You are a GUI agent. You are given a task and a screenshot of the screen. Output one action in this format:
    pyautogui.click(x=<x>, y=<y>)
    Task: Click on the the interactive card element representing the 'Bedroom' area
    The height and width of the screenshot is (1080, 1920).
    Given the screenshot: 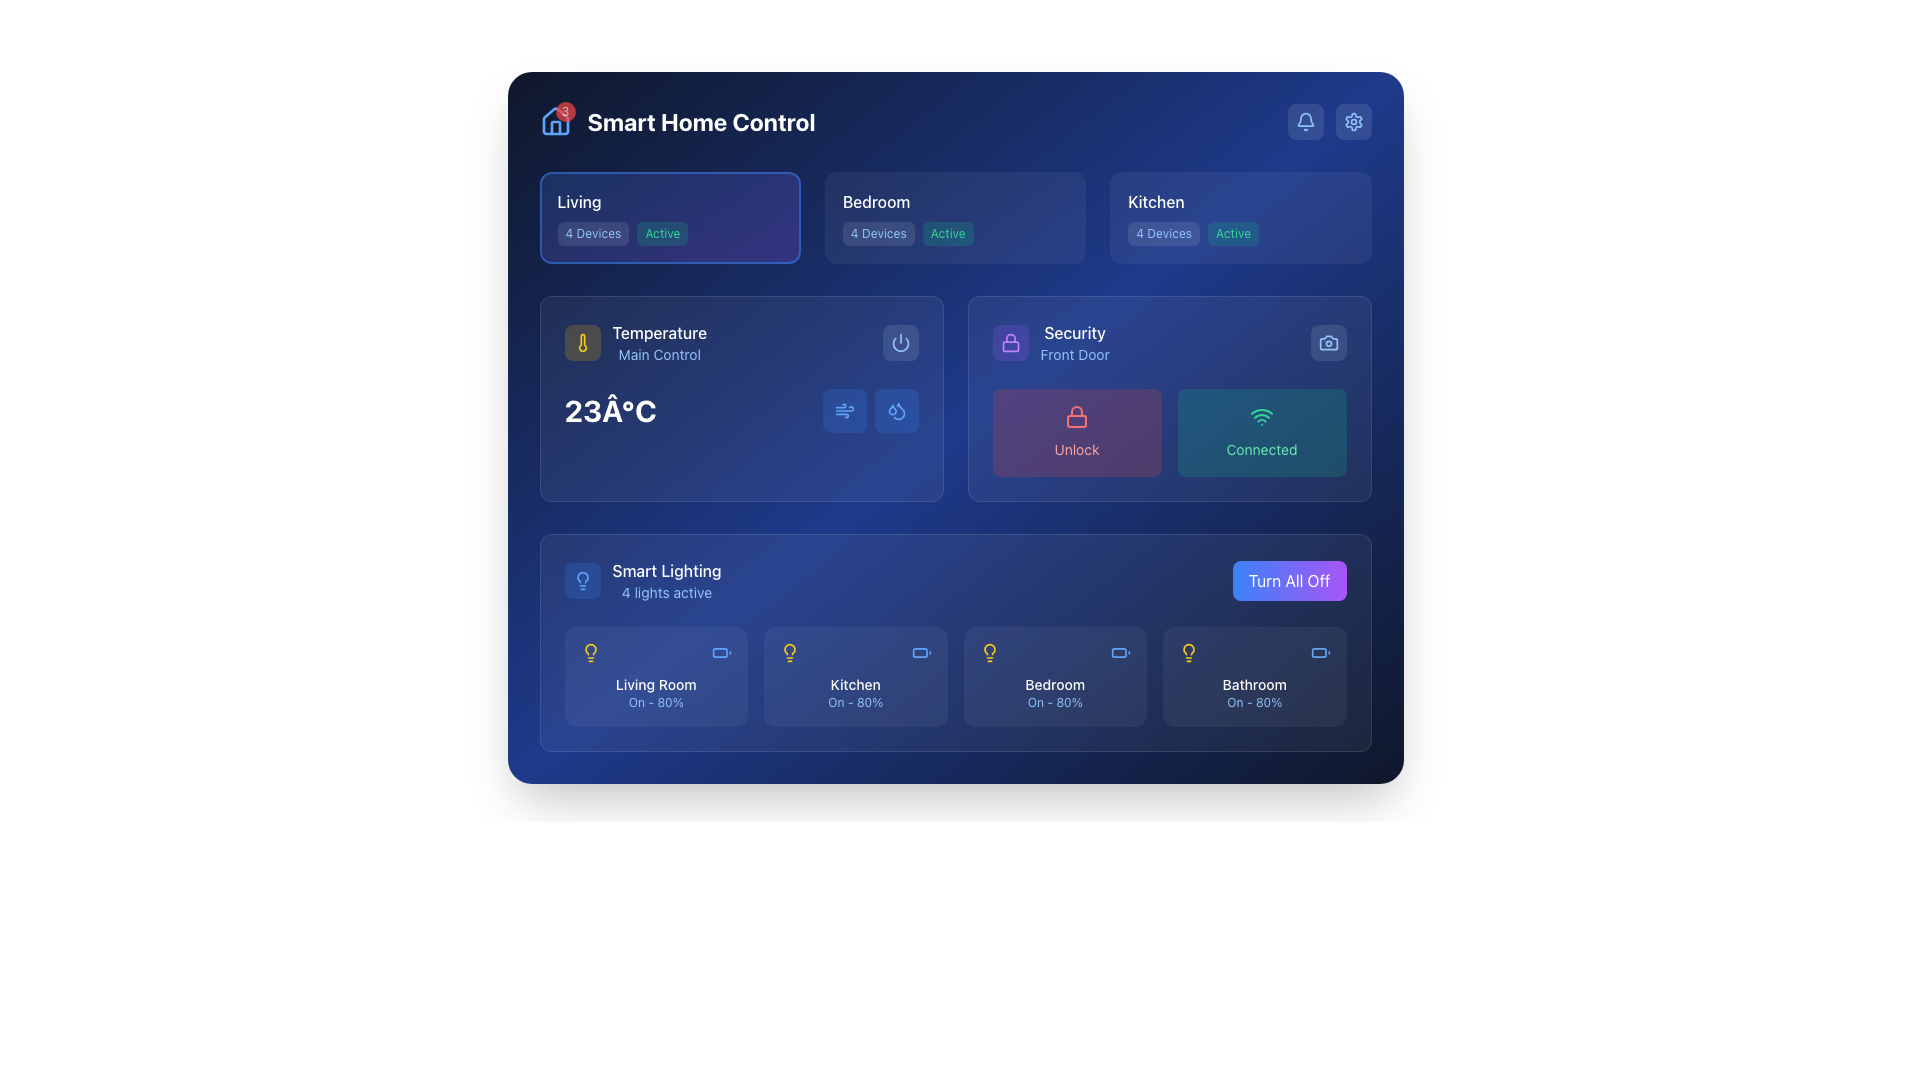 What is the action you would take?
    pyautogui.click(x=954, y=218)
    